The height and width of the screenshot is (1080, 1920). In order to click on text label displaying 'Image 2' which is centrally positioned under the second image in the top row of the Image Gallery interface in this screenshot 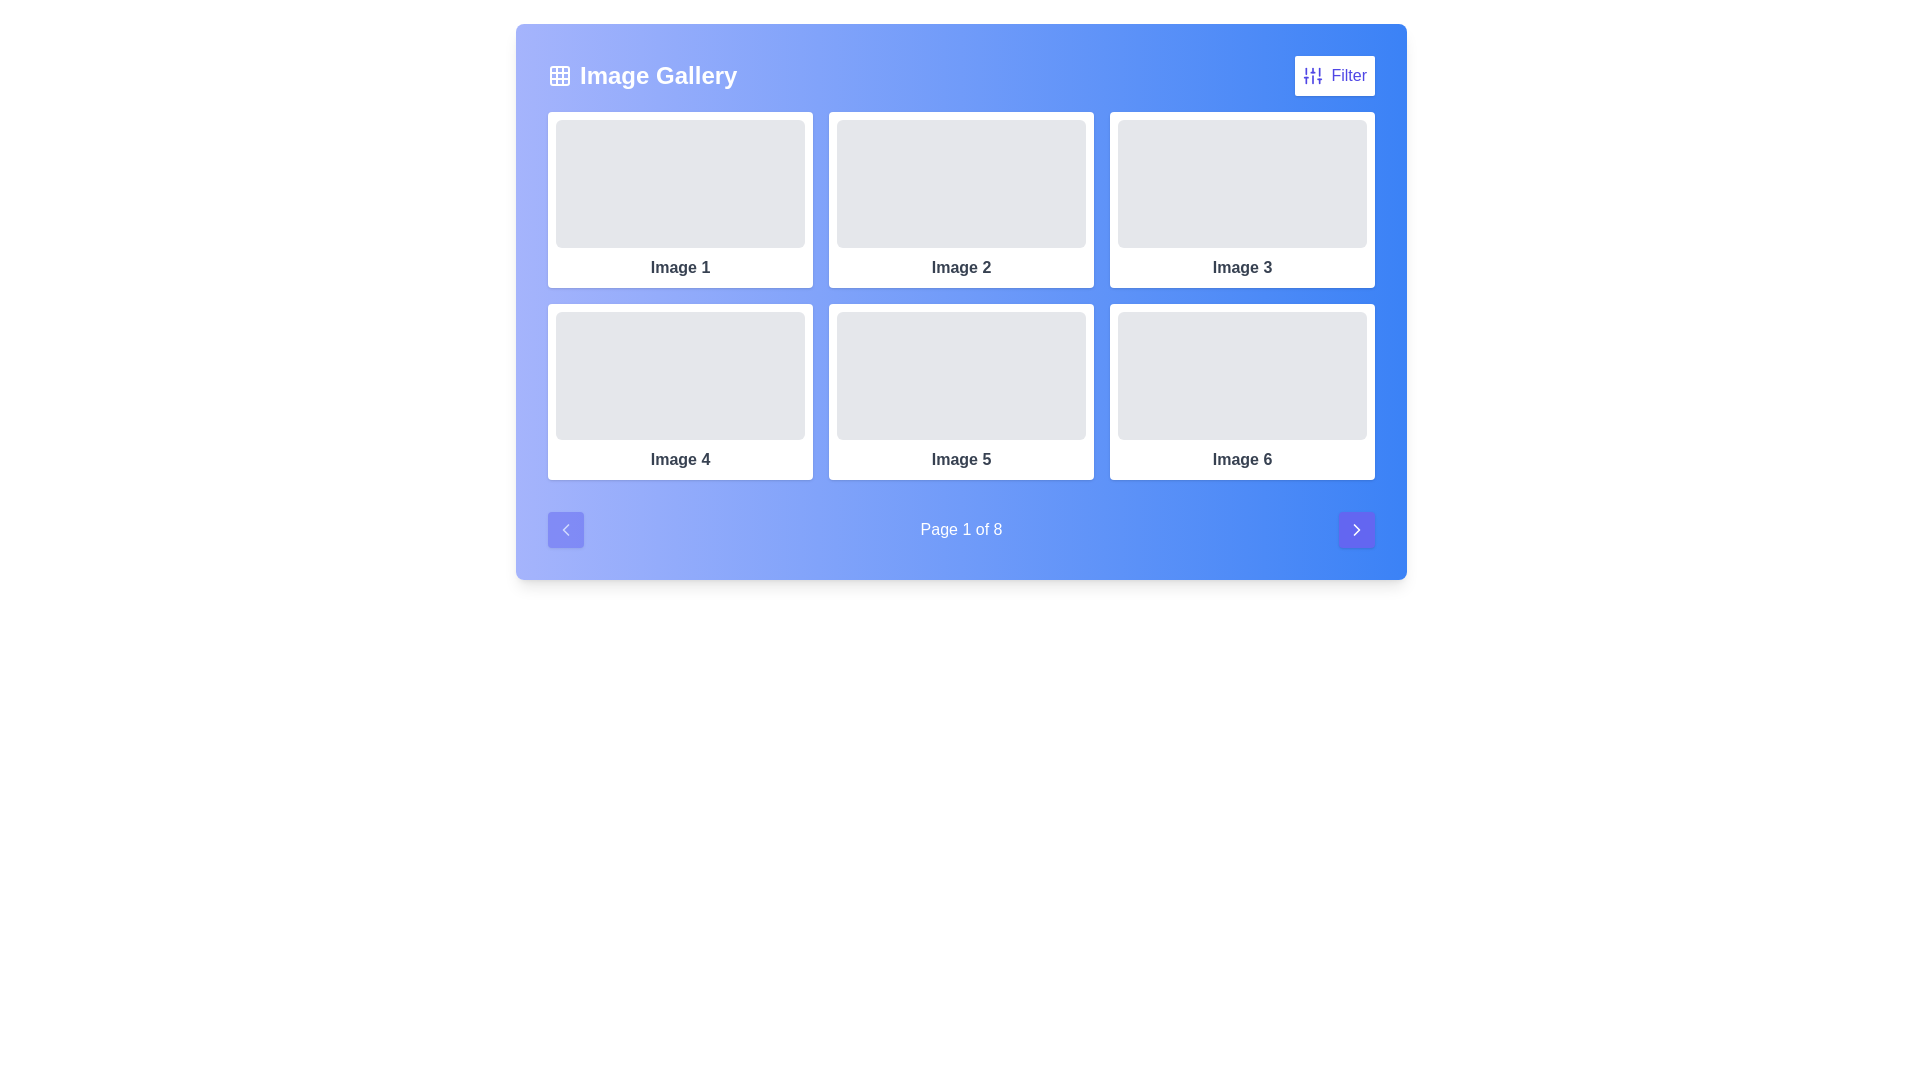, I will do `click(961, 266)`.